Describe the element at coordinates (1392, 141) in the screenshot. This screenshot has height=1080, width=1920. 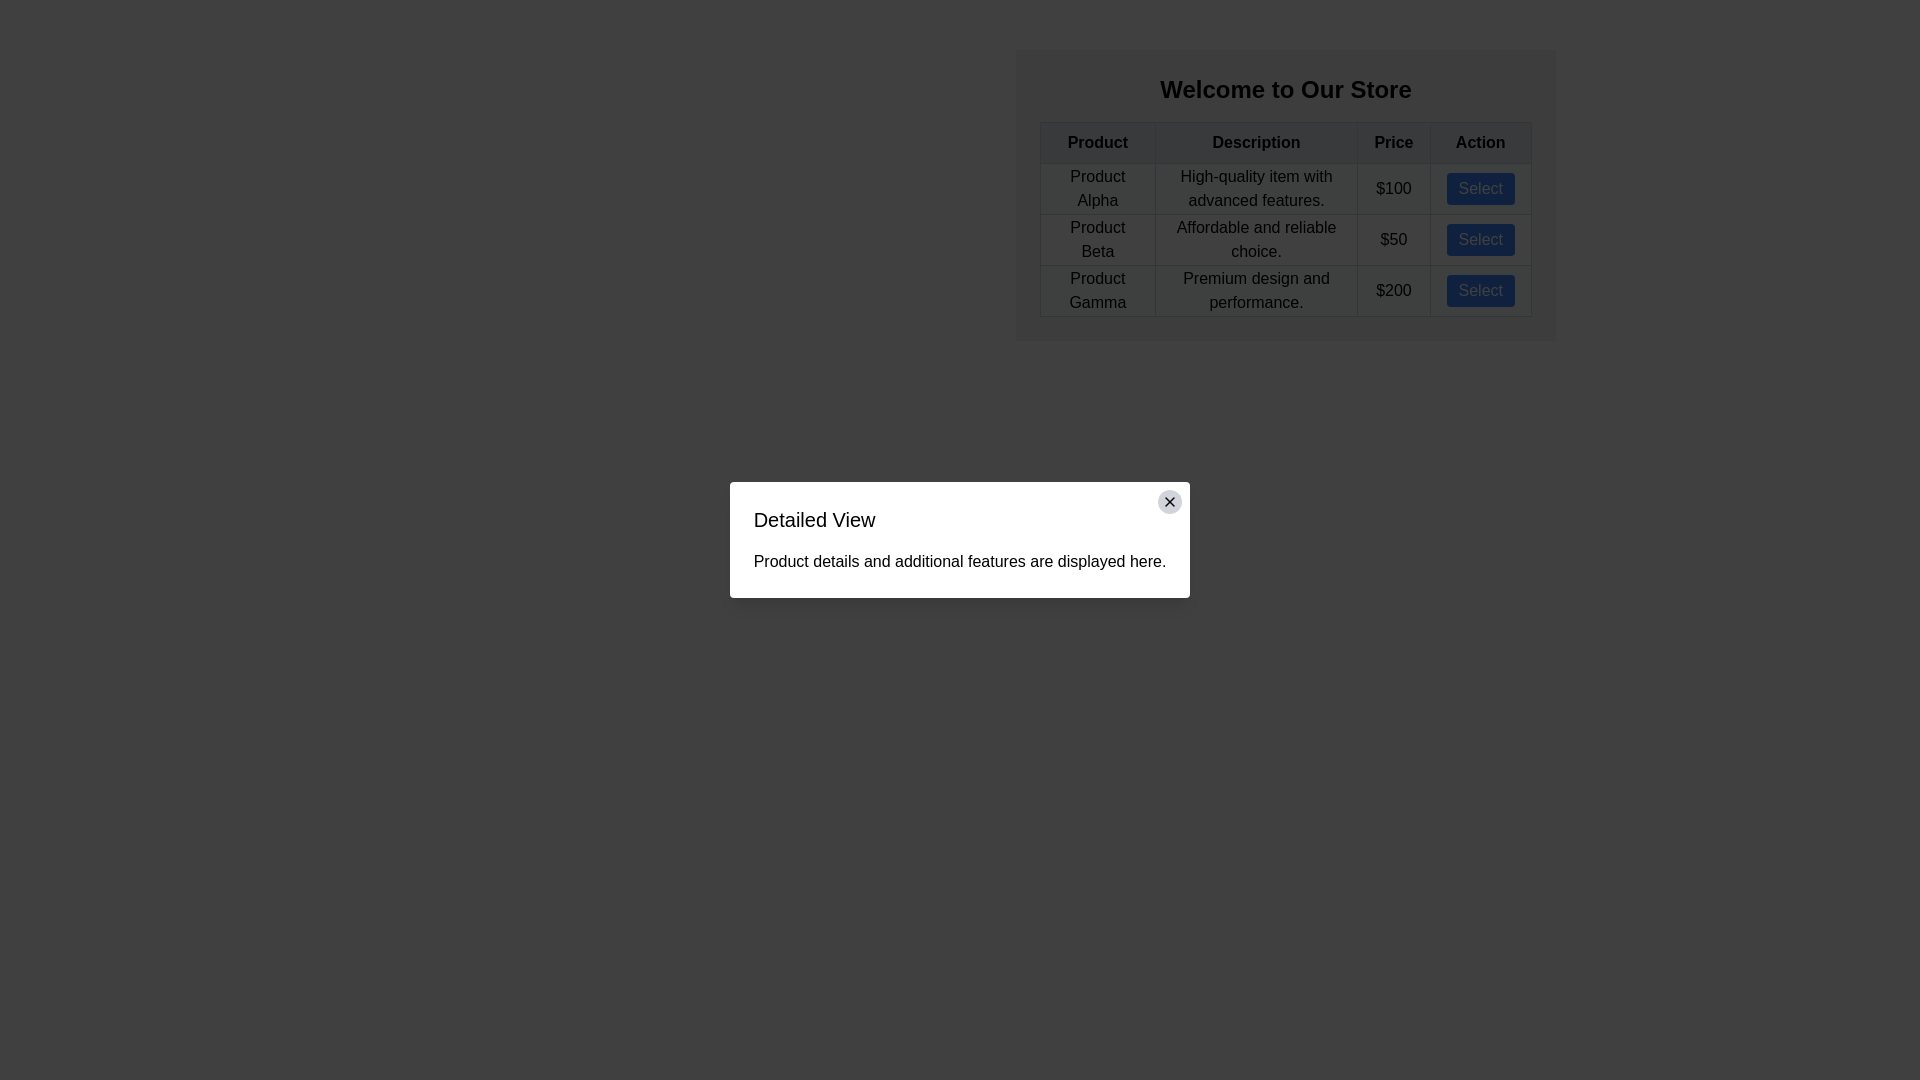
I see `the Table Header Cell labeled 'Price', which is styled with centered black text on a gray background, positioned between 'Description' and 'Action' under the 'Welcome to Our Store' heading` at that location.